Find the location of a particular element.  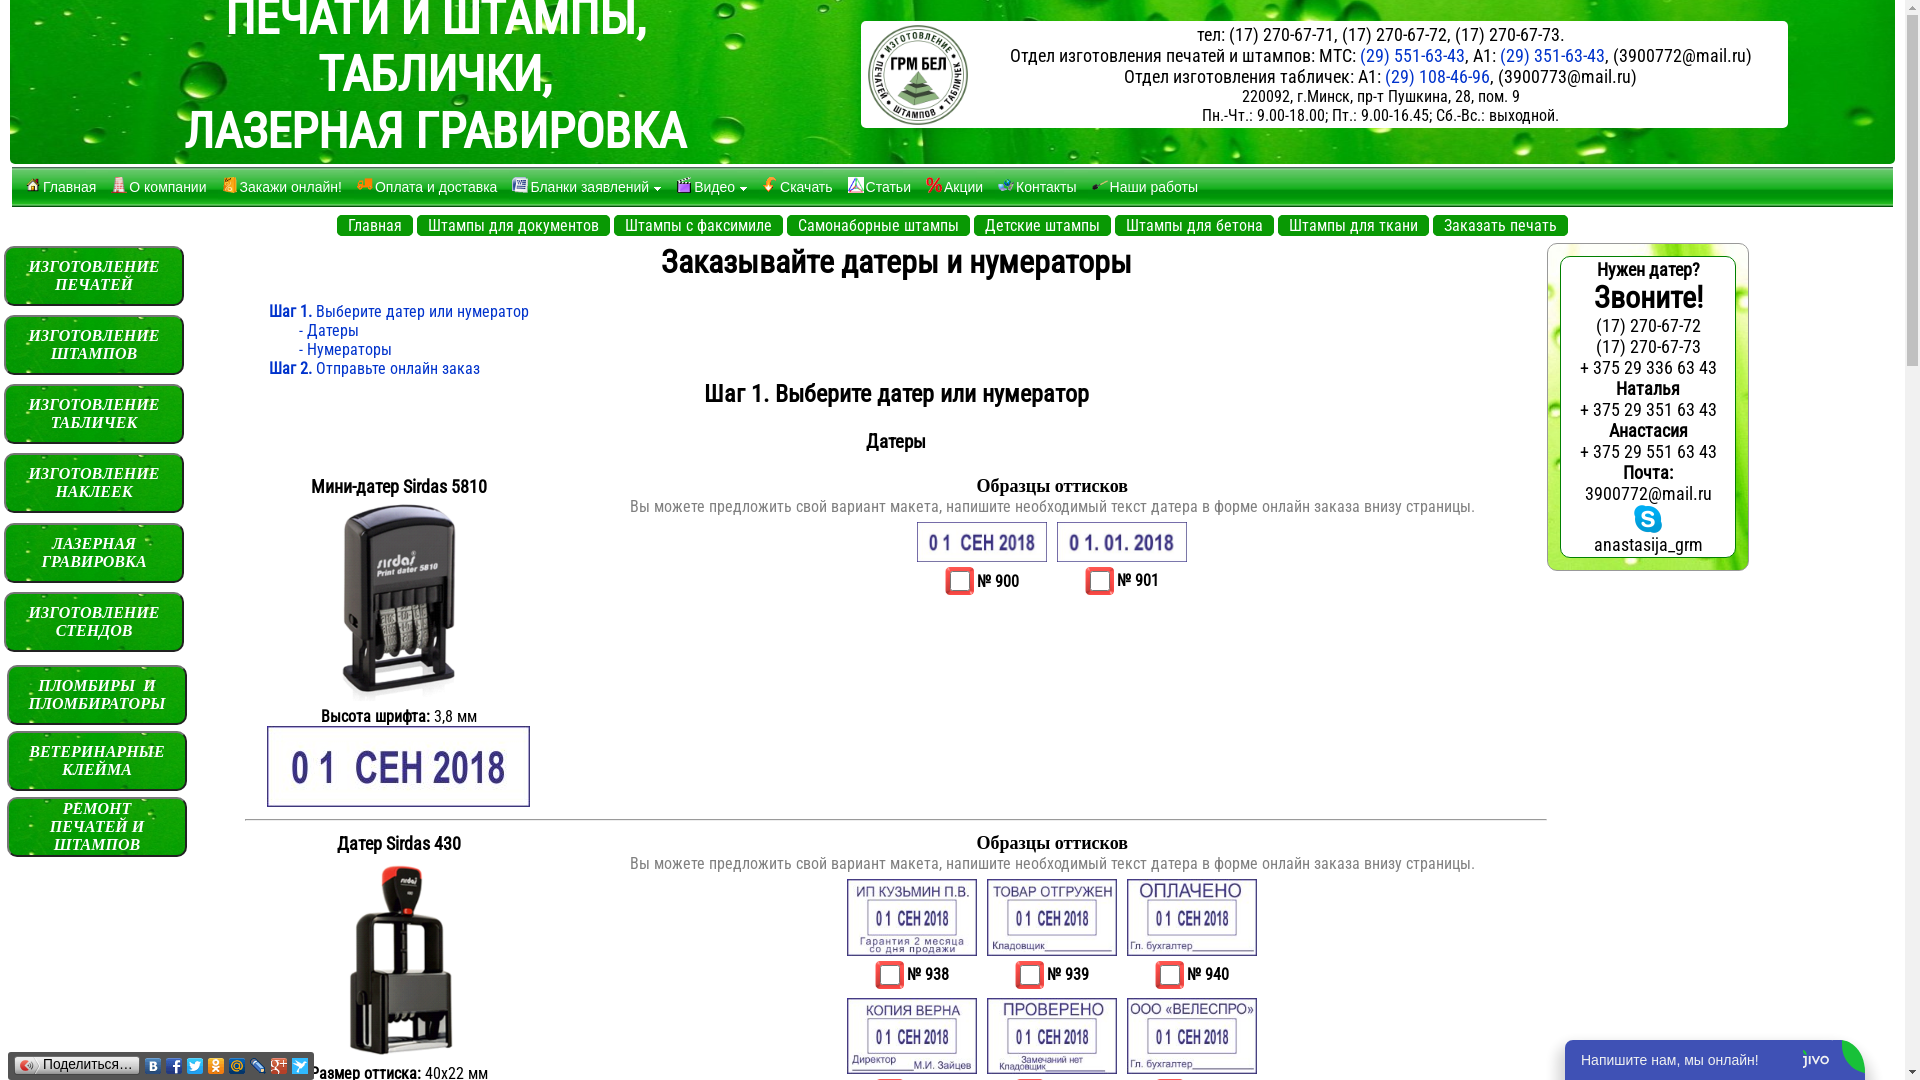

'(29) 351-63-43' is located at coordinates (1551, 54).